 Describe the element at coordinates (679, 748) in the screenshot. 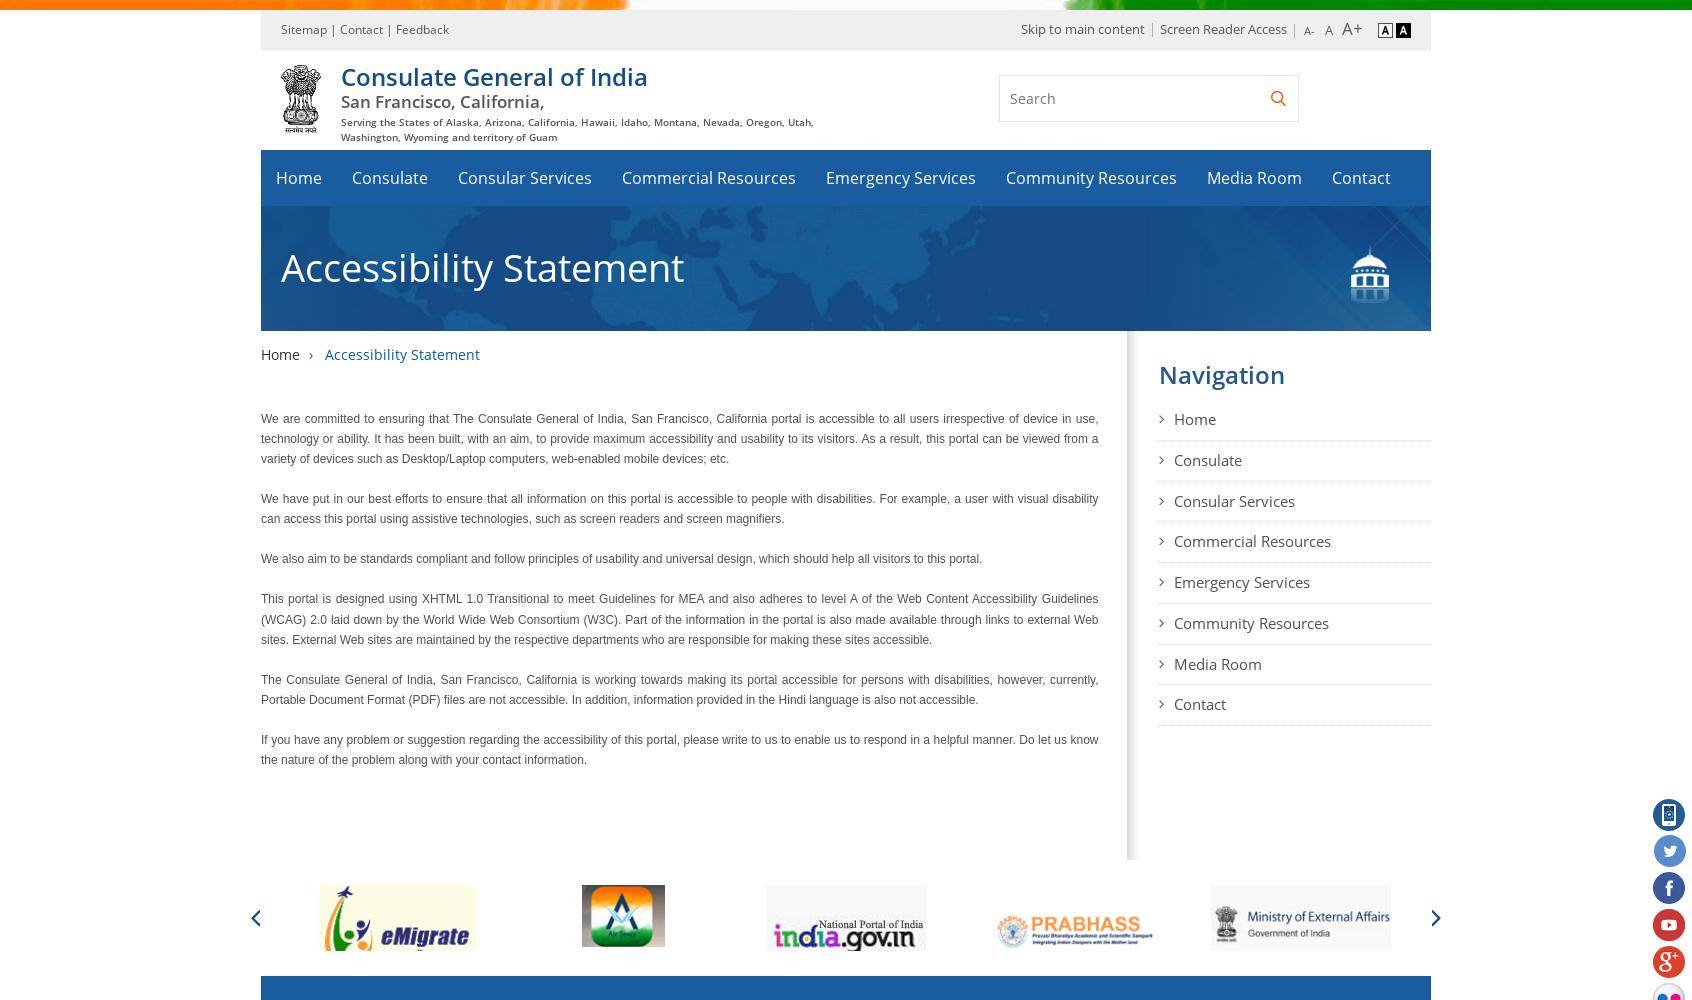

I see `'If you have any problem or suggestion regarding the accessibility of this portal, please write to us to enable us to respond in a helpful manner. Do let us know the nature of the problem along with your contact information.'` at that location.